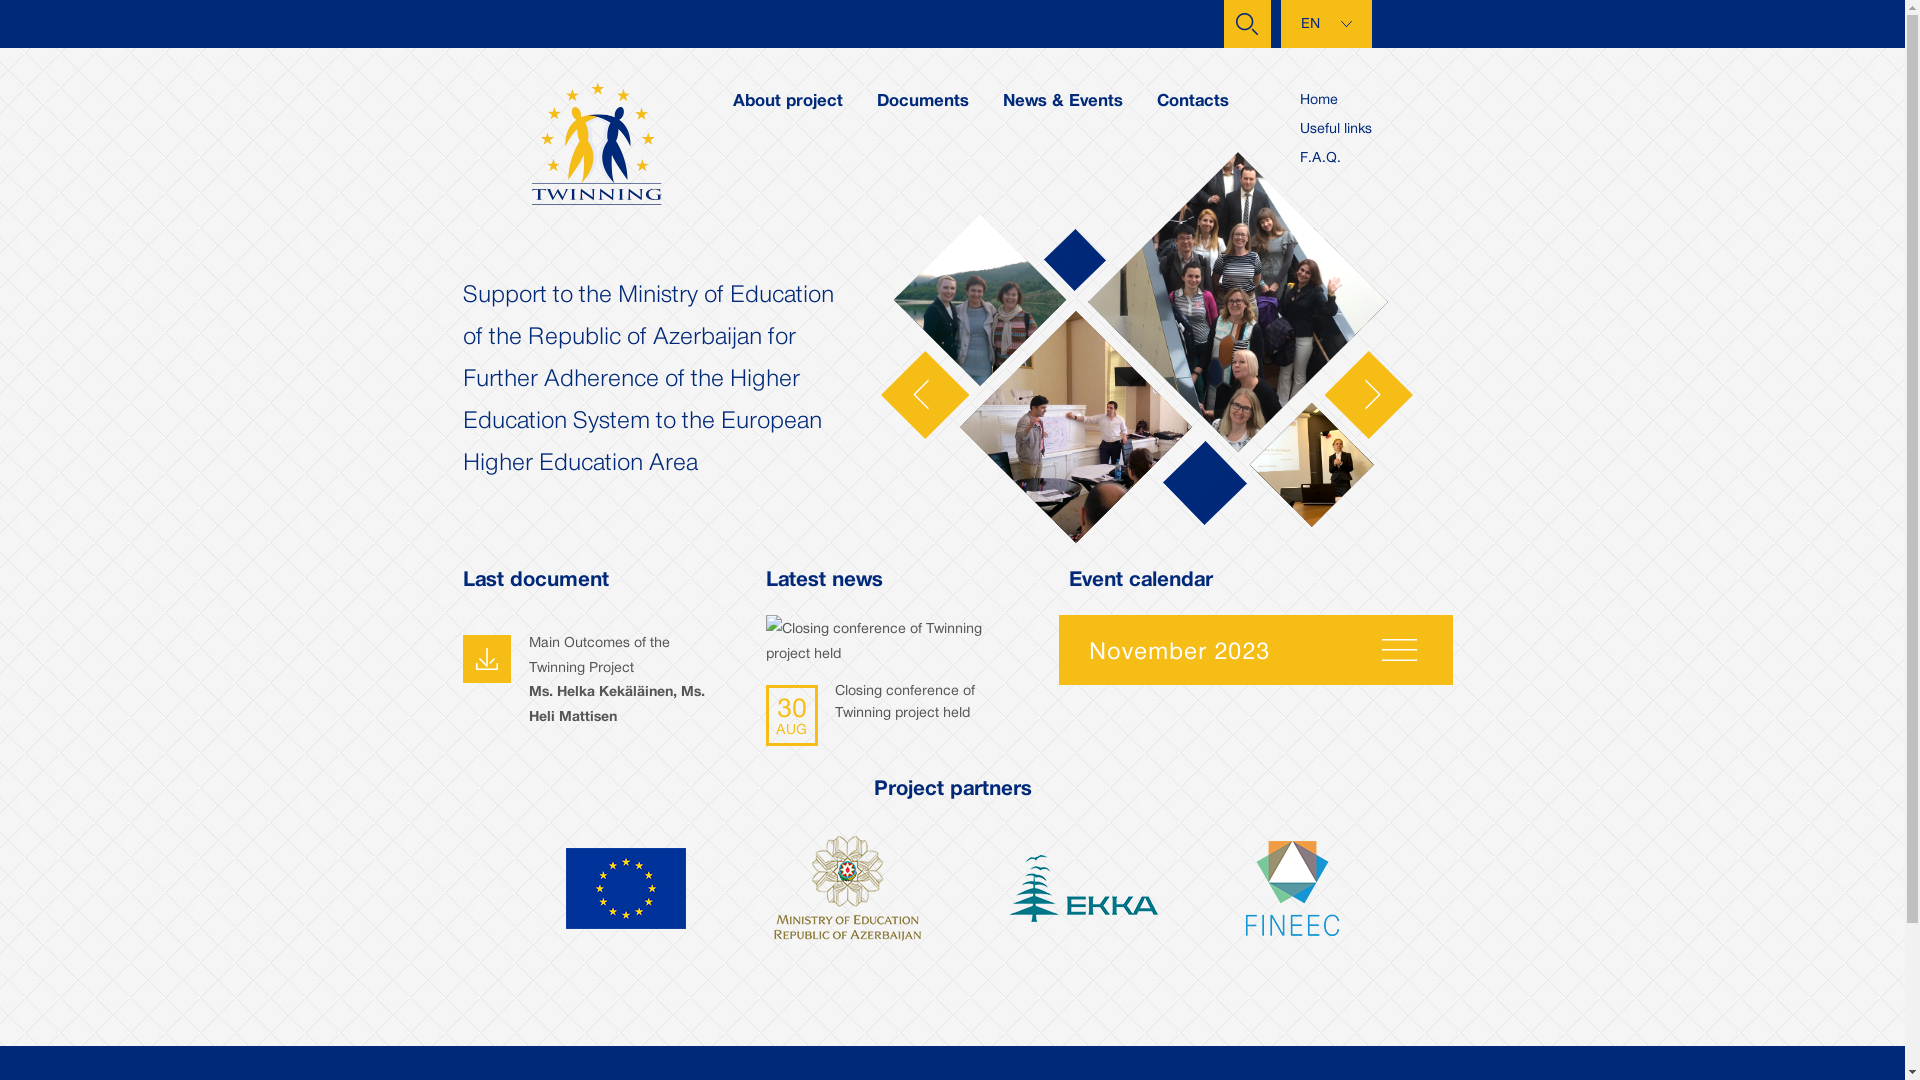  What do you see at coordinates (1367, 393) in the screenshot?
I see `'Next'` at bounding box center [1367, 393].